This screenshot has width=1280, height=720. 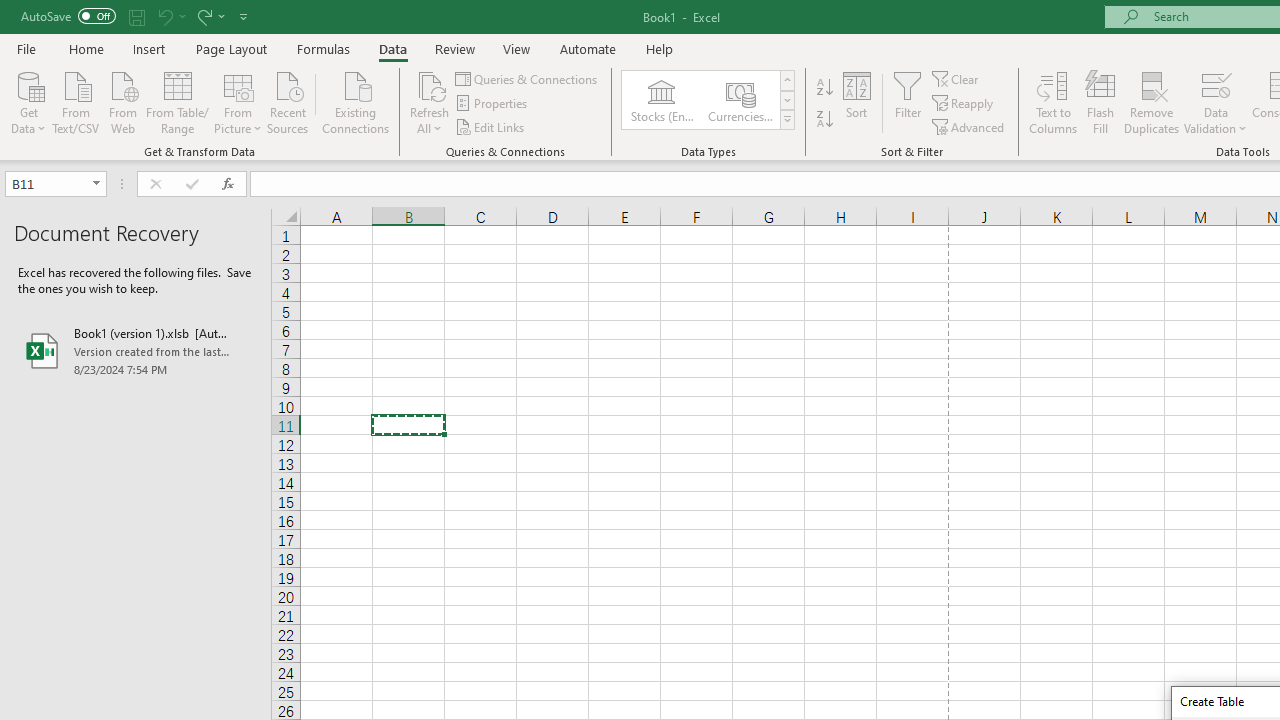 What do you see at coordinates (970, 127) in the screenshot?
I see `'Advanced...'` at bounding box center [970, 127].